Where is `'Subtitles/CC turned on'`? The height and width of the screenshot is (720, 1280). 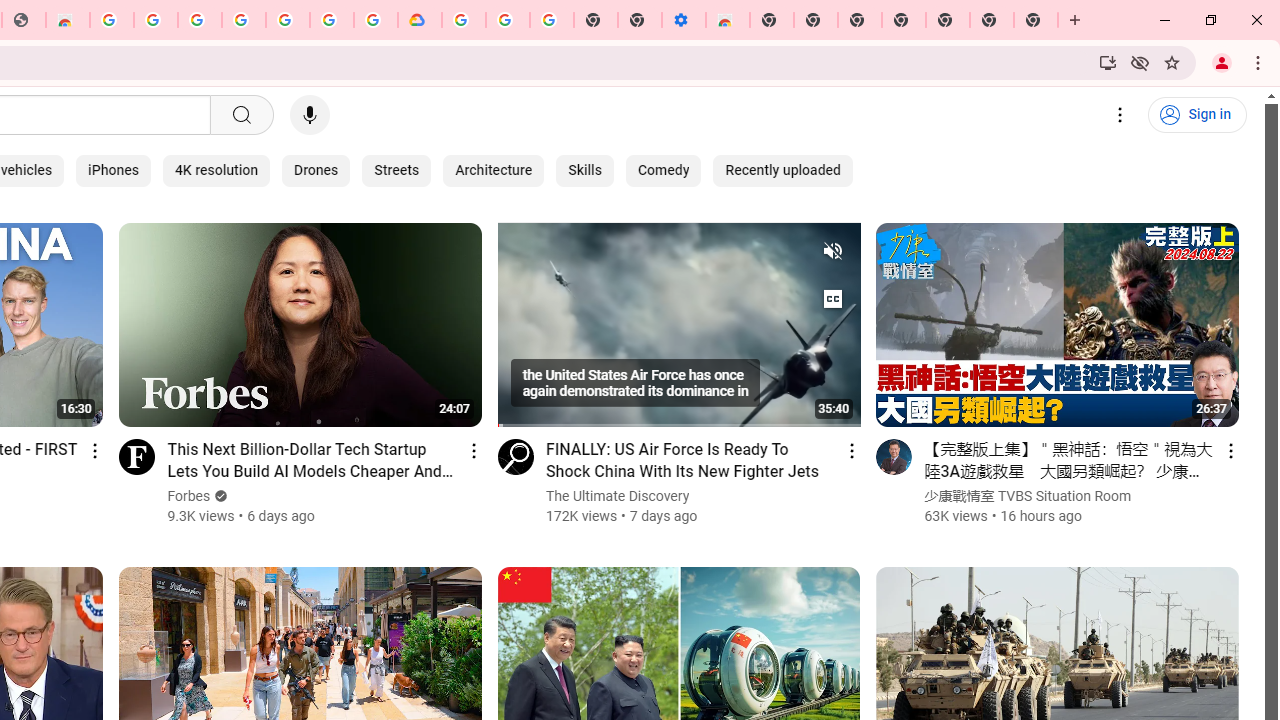 'Subtitles/CC turned on' is located at coordinates (832, 298).